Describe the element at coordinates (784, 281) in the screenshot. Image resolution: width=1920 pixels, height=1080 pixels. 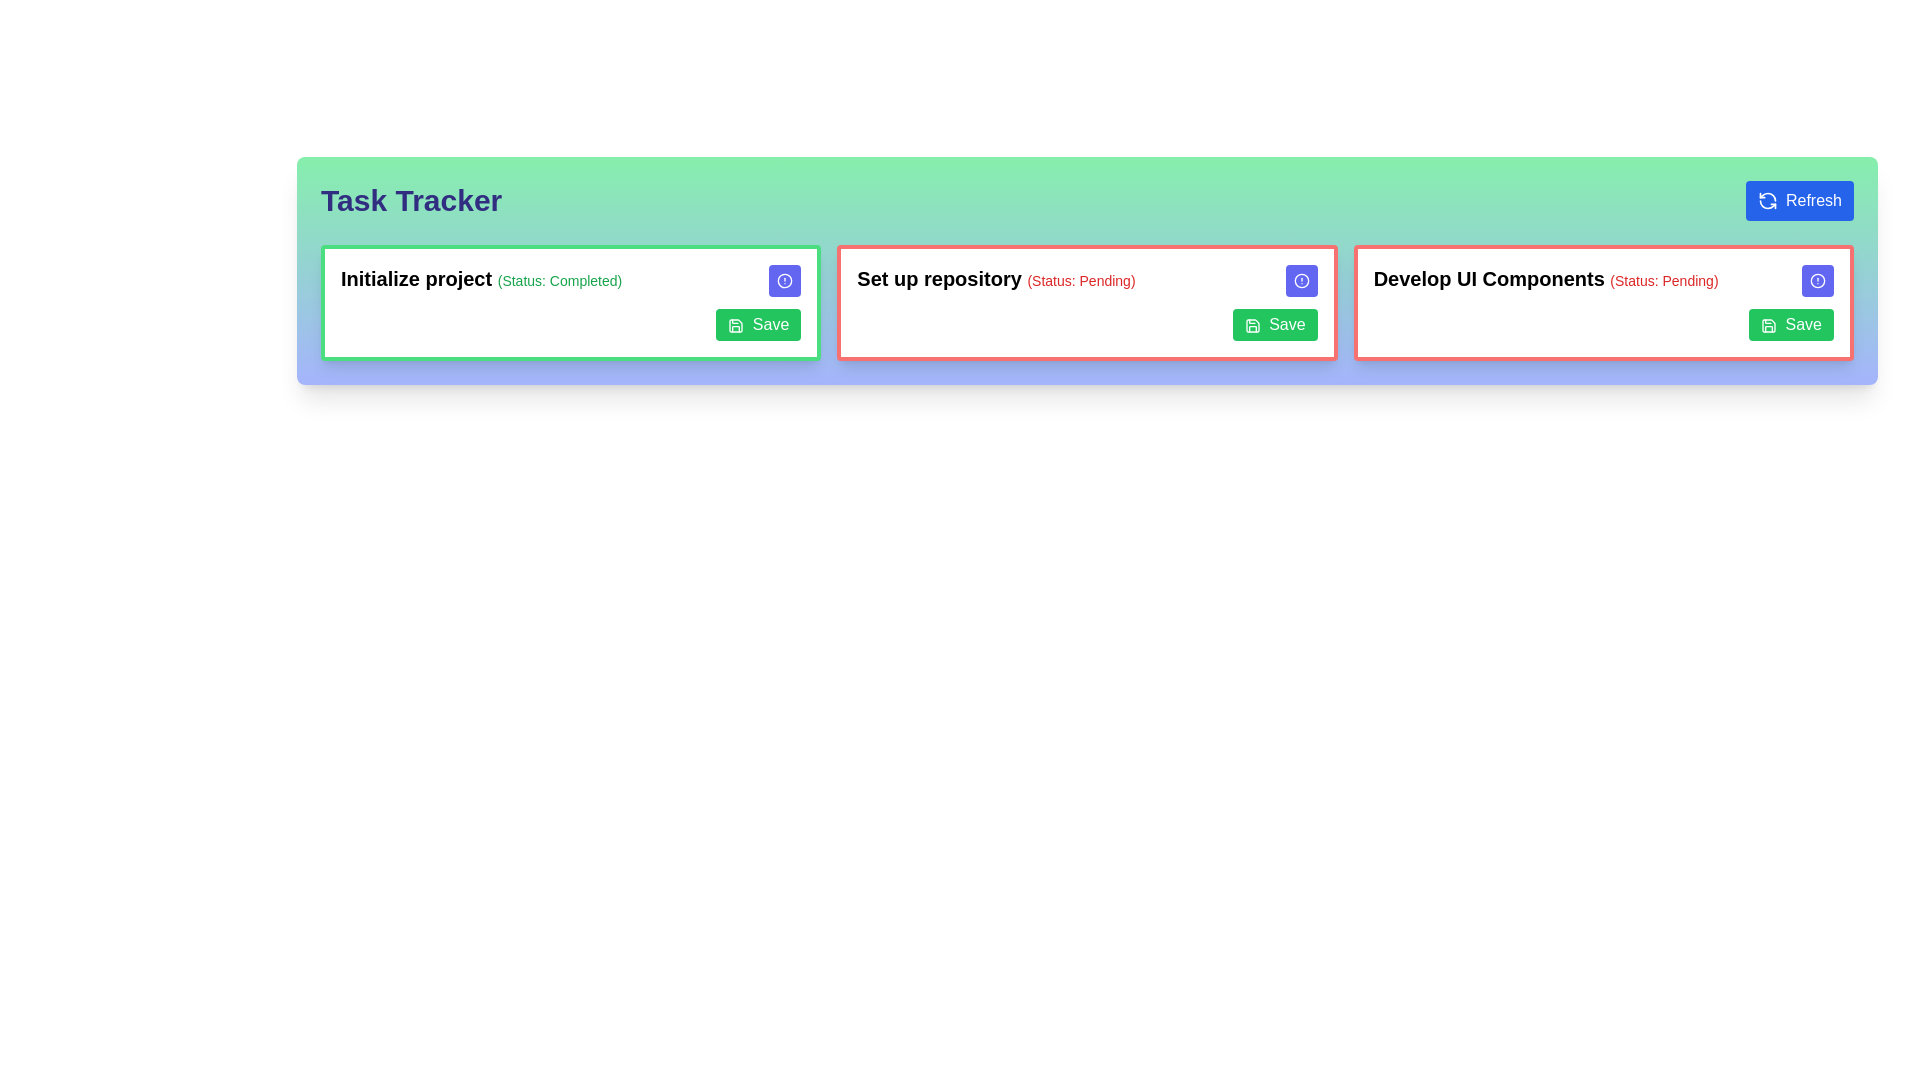
I see `the interactive button located at the top-right of the 'Initialize project (Status: Completed)' task card` at that location.